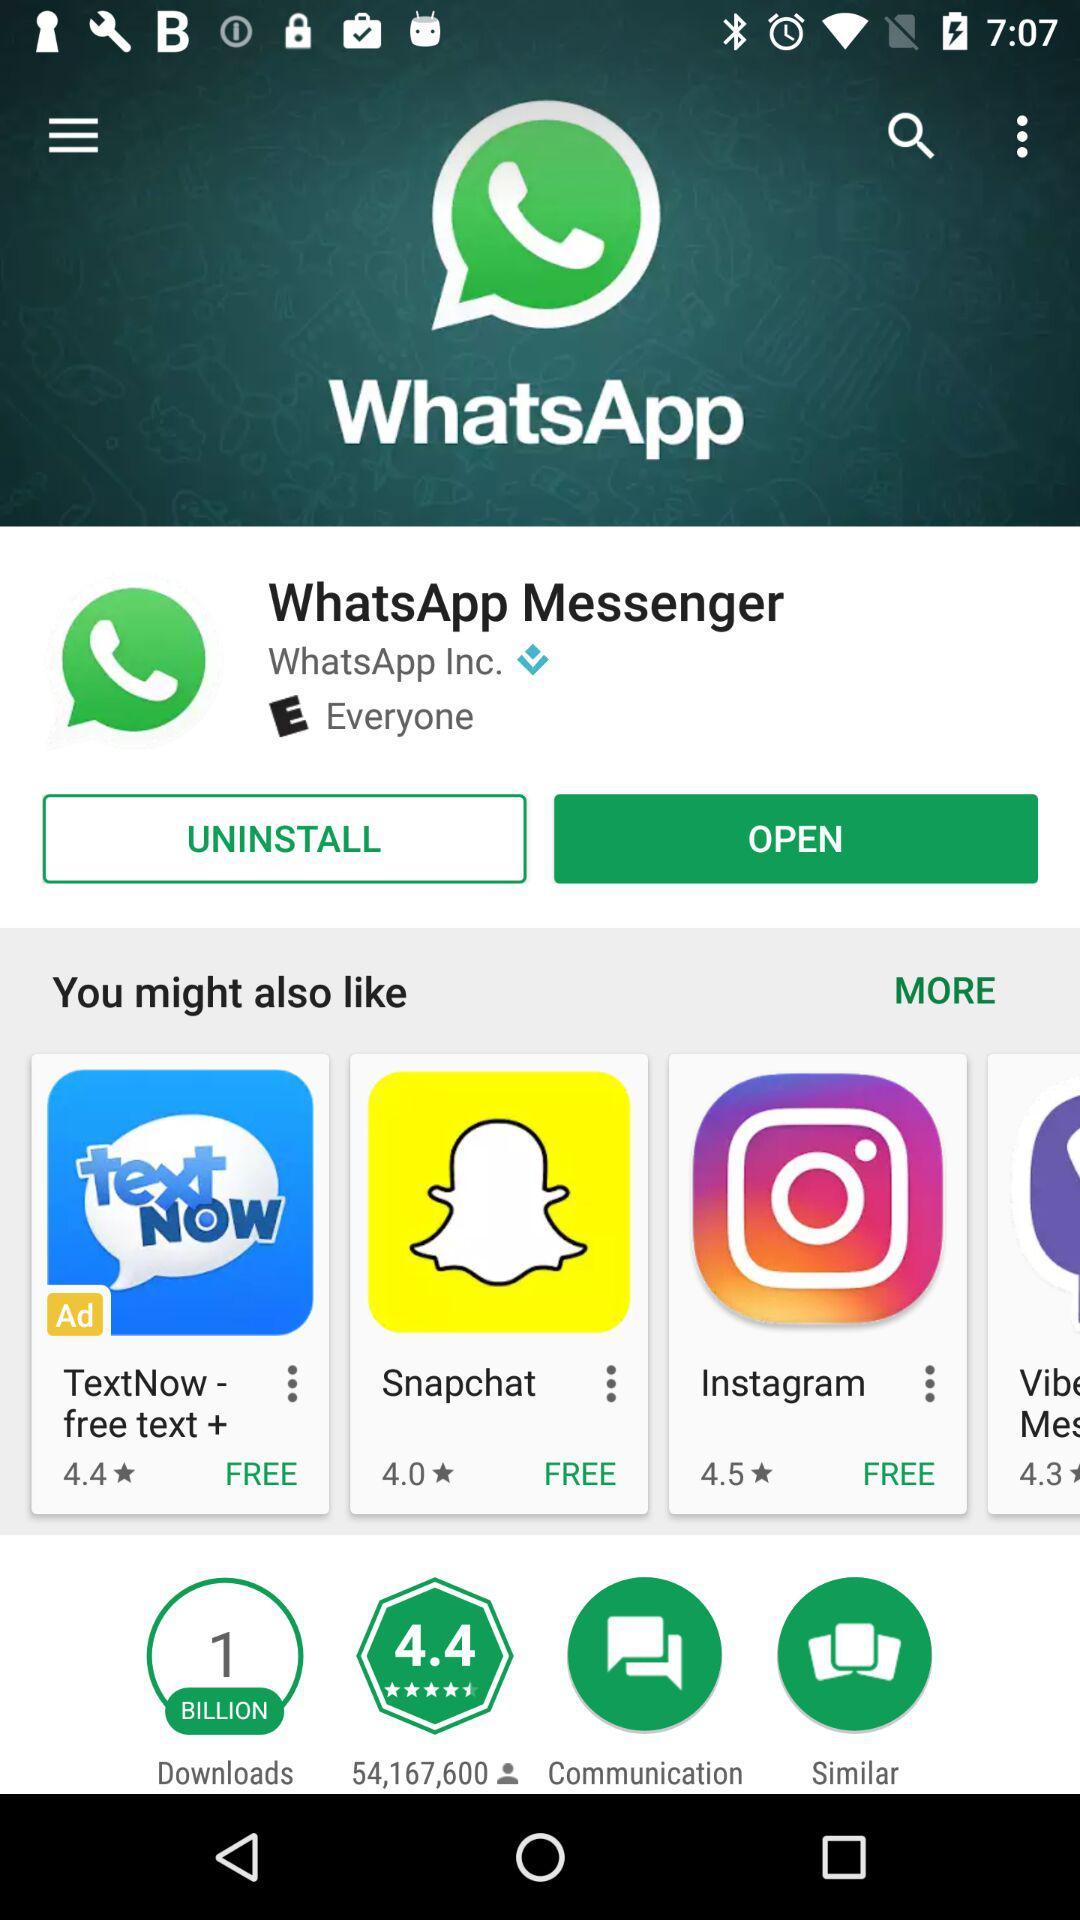  I want to click on the icon of the text now, so click(180, 1202).